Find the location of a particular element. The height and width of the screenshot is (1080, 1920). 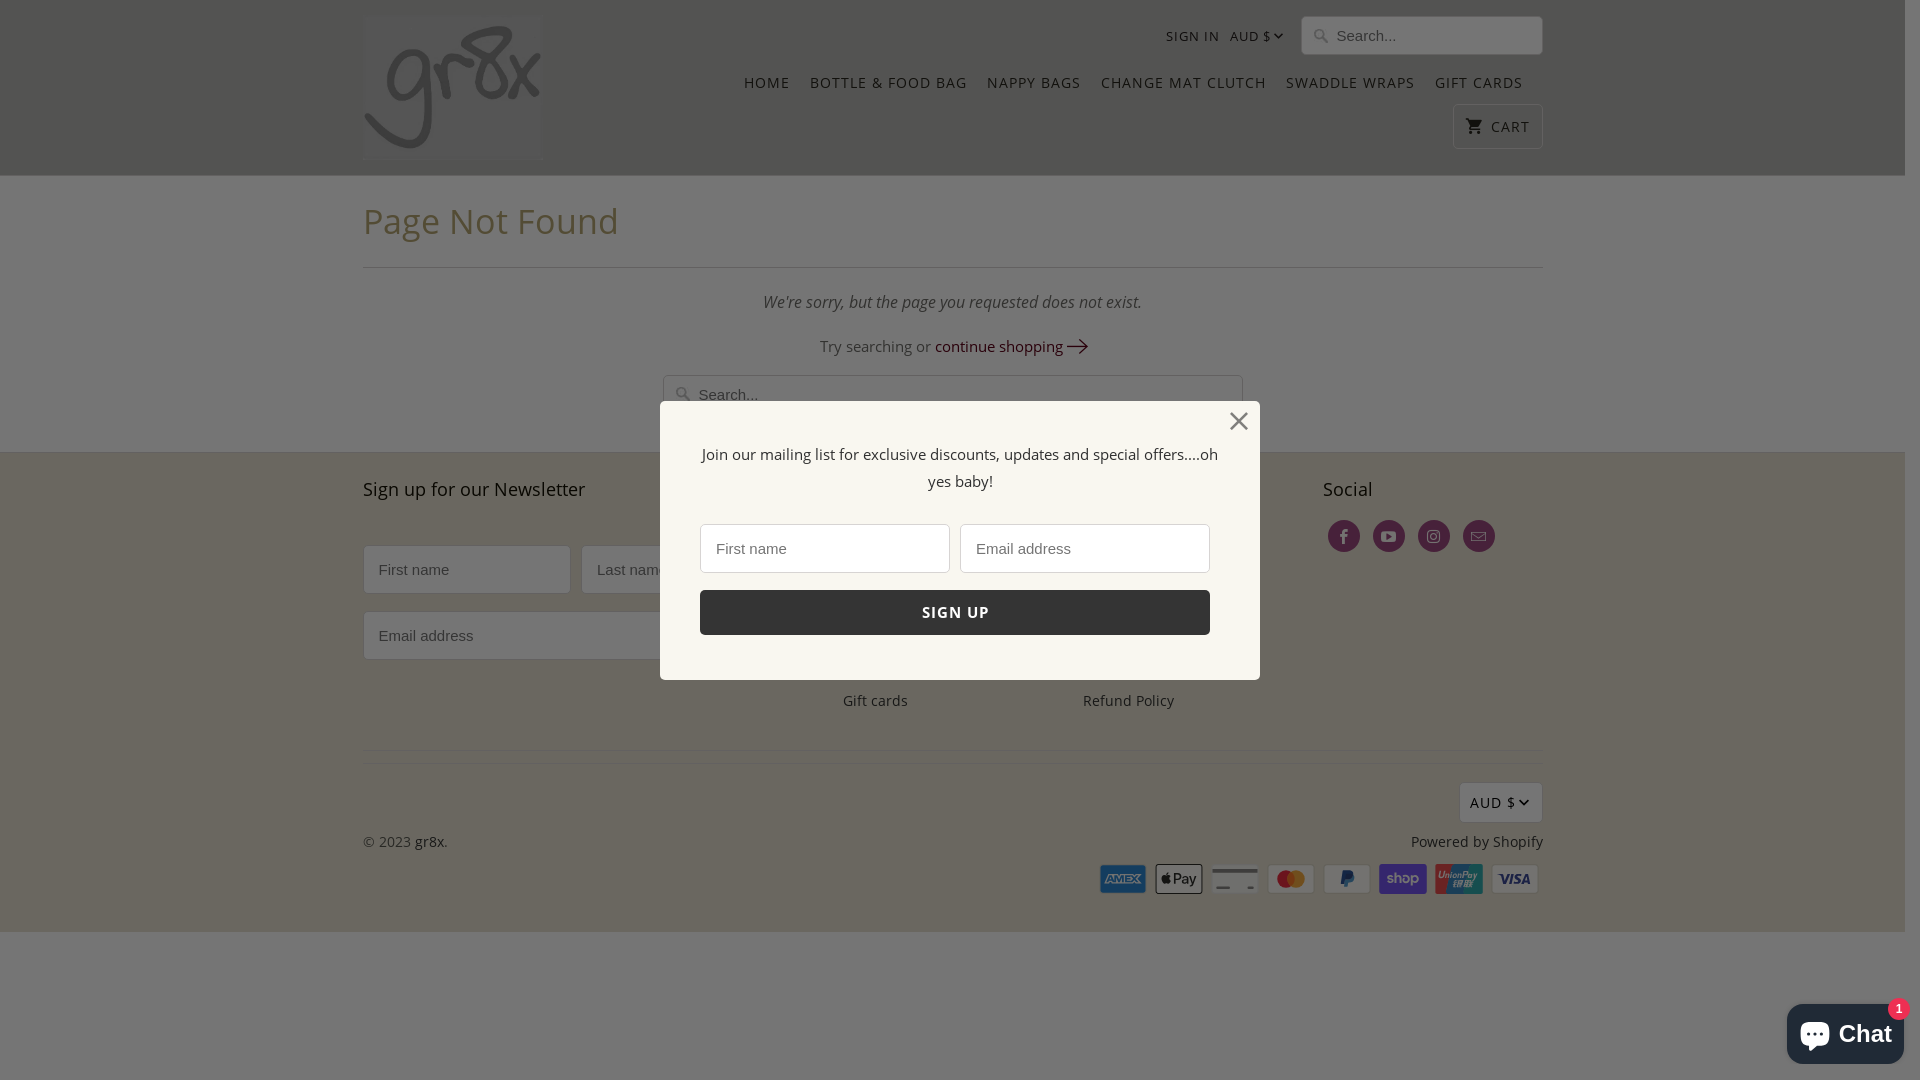

'Powered by Shopify' is located at coordinates (1476, 841).